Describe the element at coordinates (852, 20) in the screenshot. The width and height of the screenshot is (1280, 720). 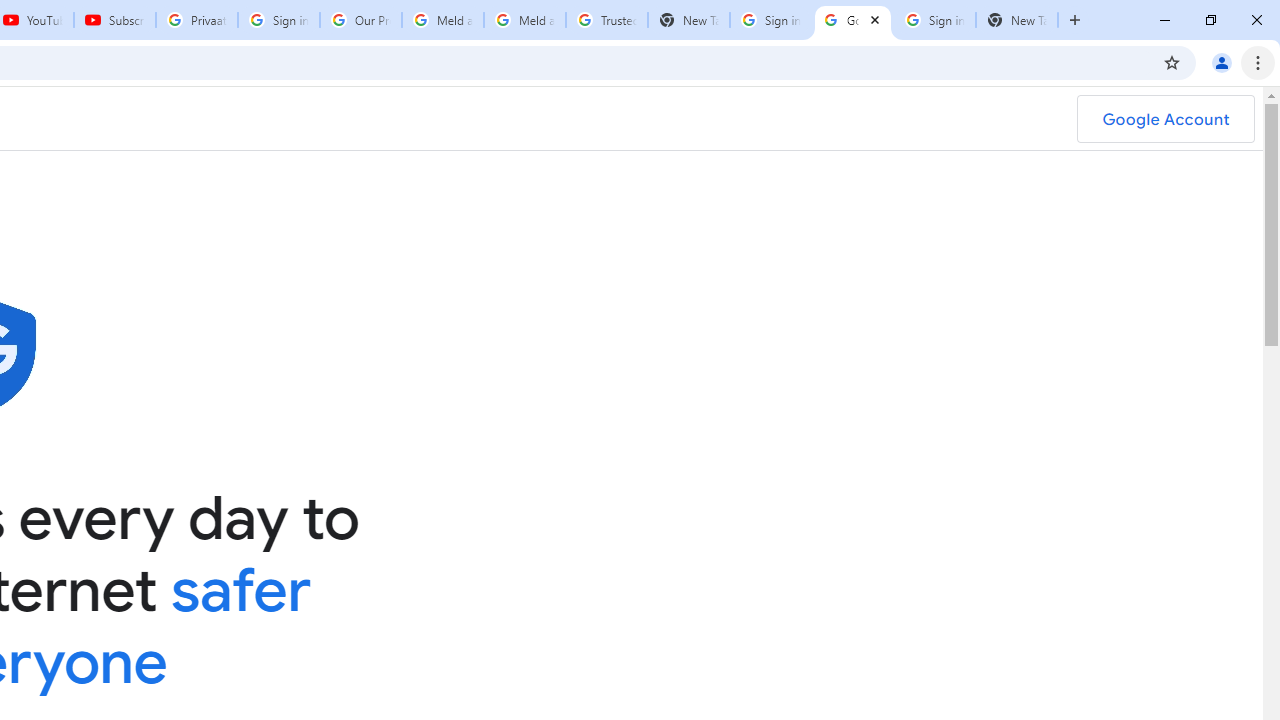
I see `'Google Cybersecurity Innovations - Google Safety Center'` at that location.